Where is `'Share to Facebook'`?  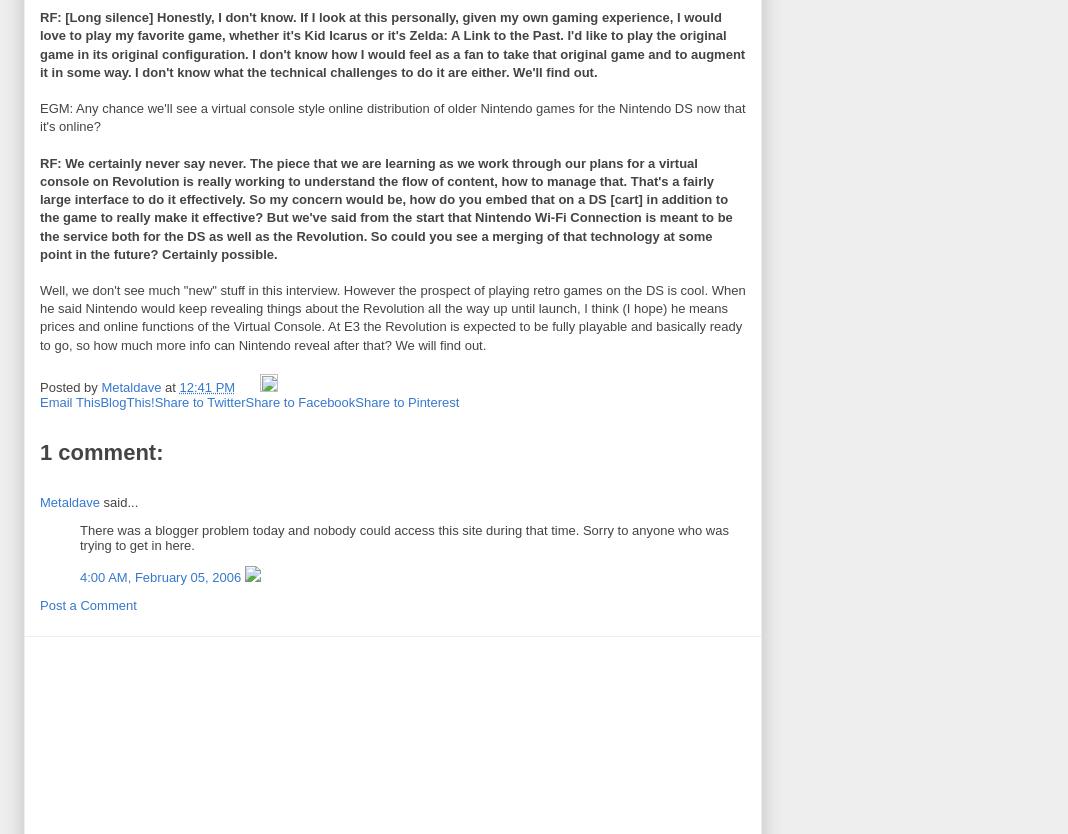 'Share to Facebook' is located at coordinates (299, 401).